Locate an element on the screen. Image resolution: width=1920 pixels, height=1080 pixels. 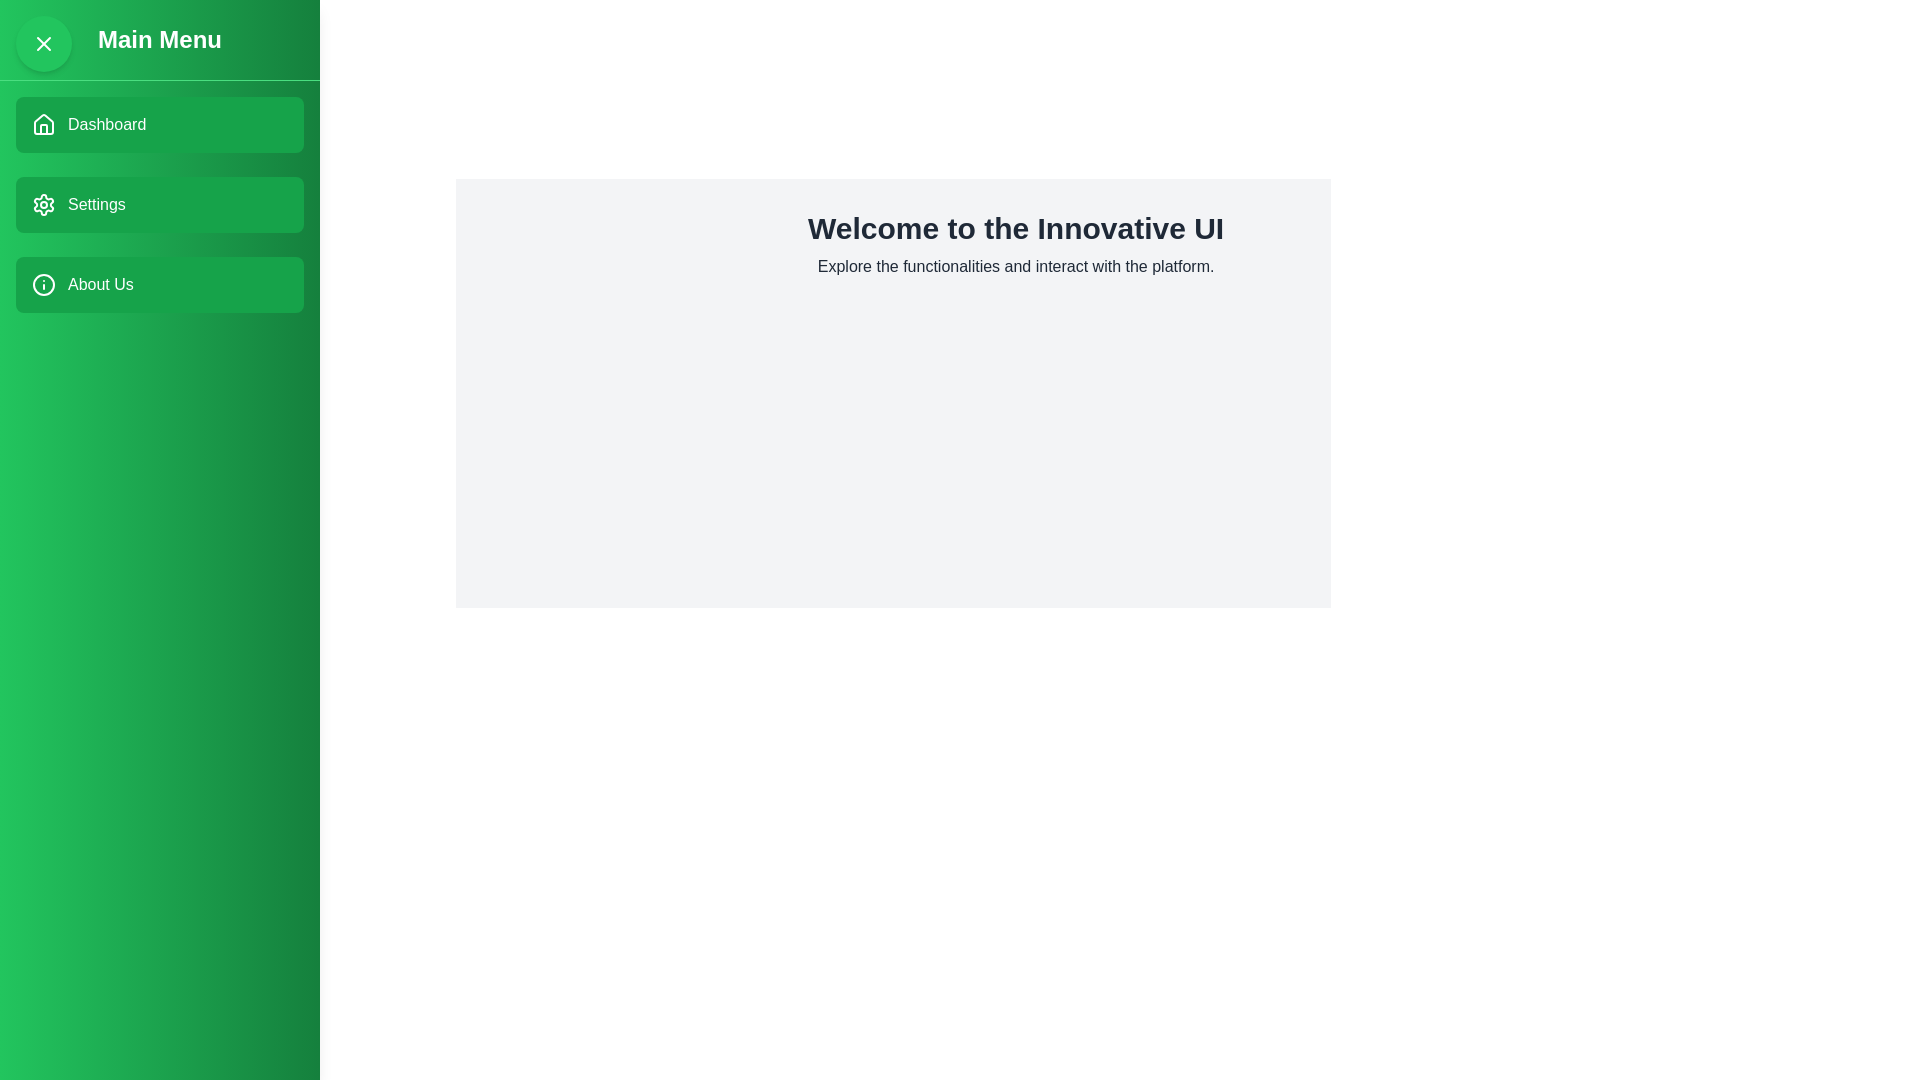
the menu item Settings from the options Dashboard, Settings, and About Us is located at coordinates (158, 204).